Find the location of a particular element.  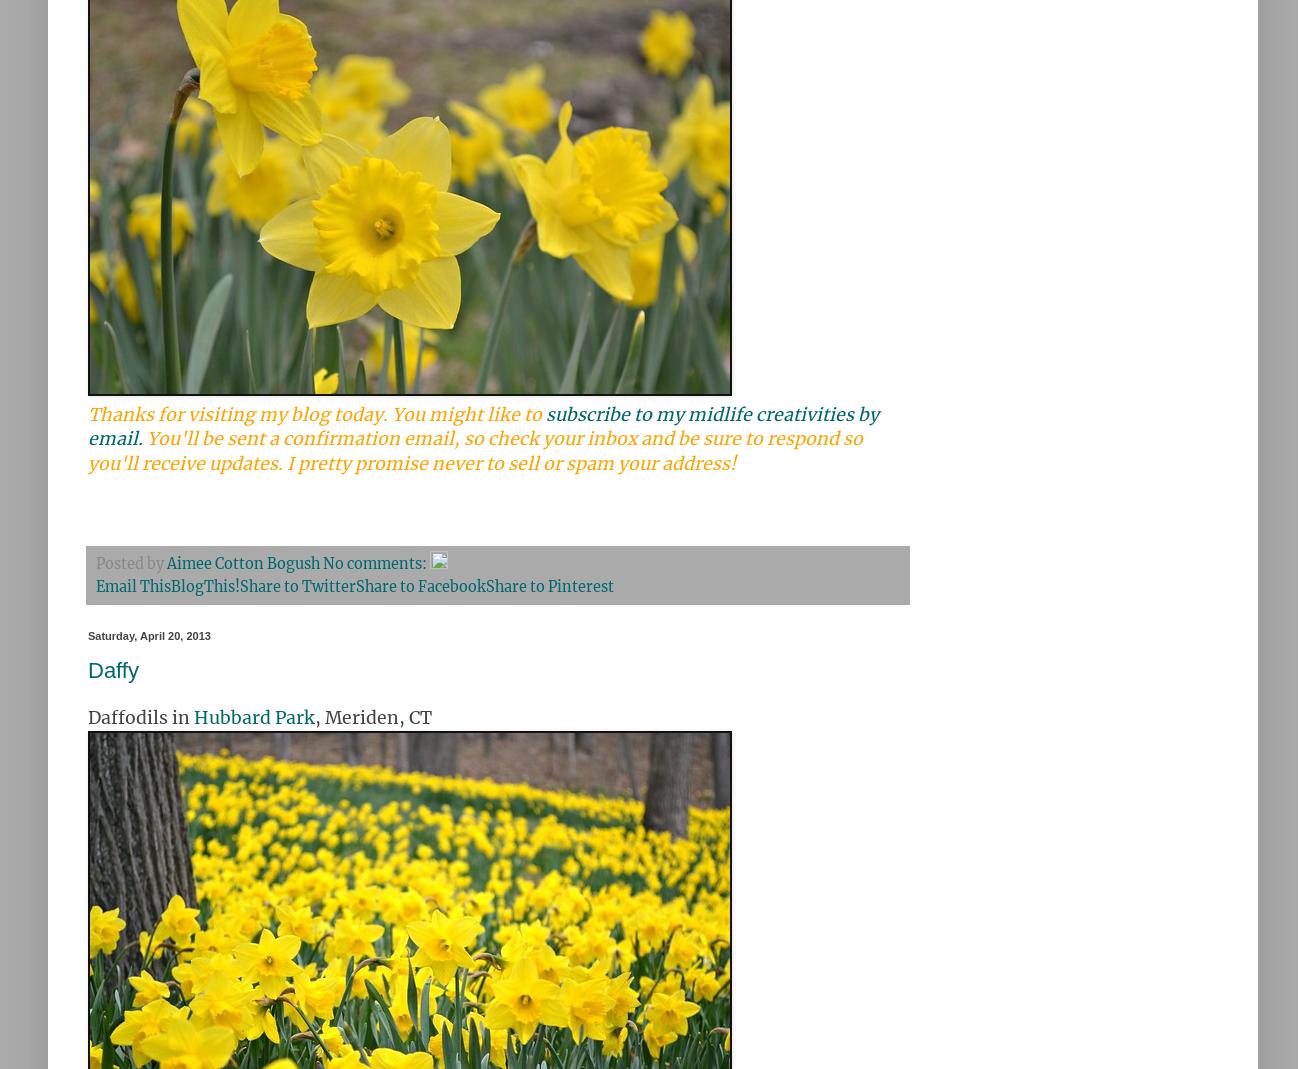

'Share to Pinterest' is located at coordinates (548, 586).